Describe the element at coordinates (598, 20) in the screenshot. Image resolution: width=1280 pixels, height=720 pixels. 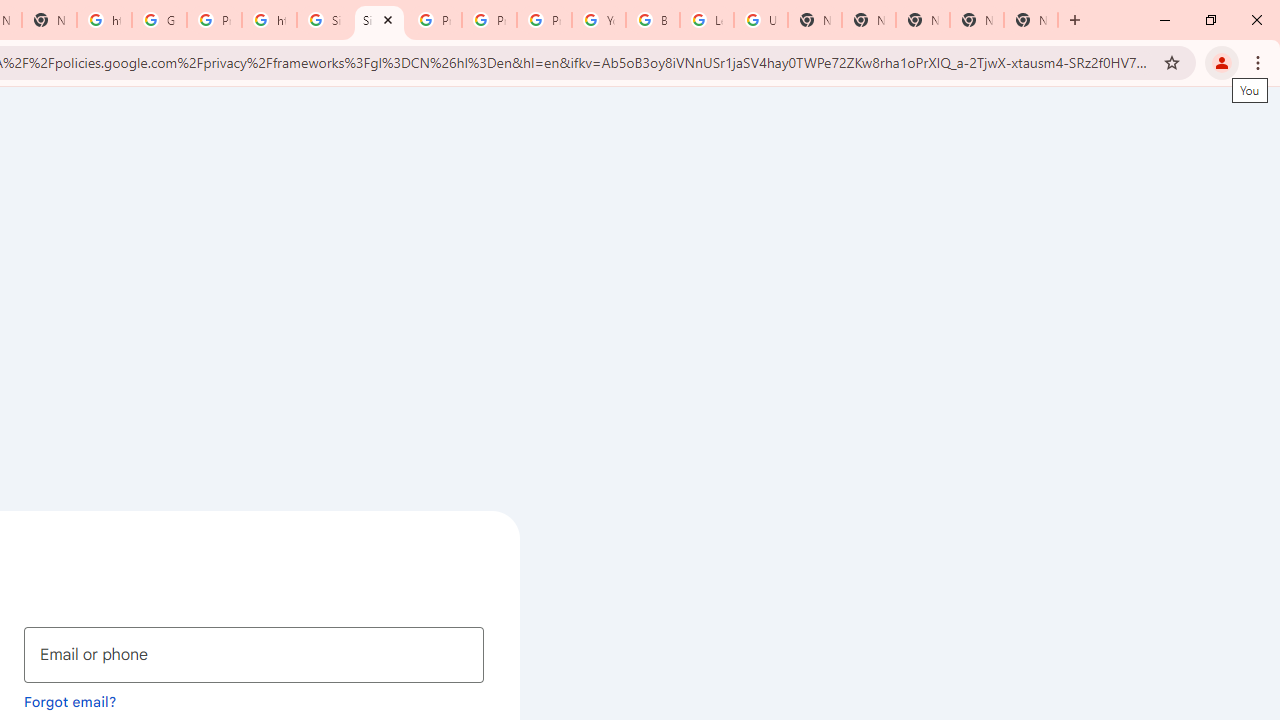
I see `'YouTube'` at that location.